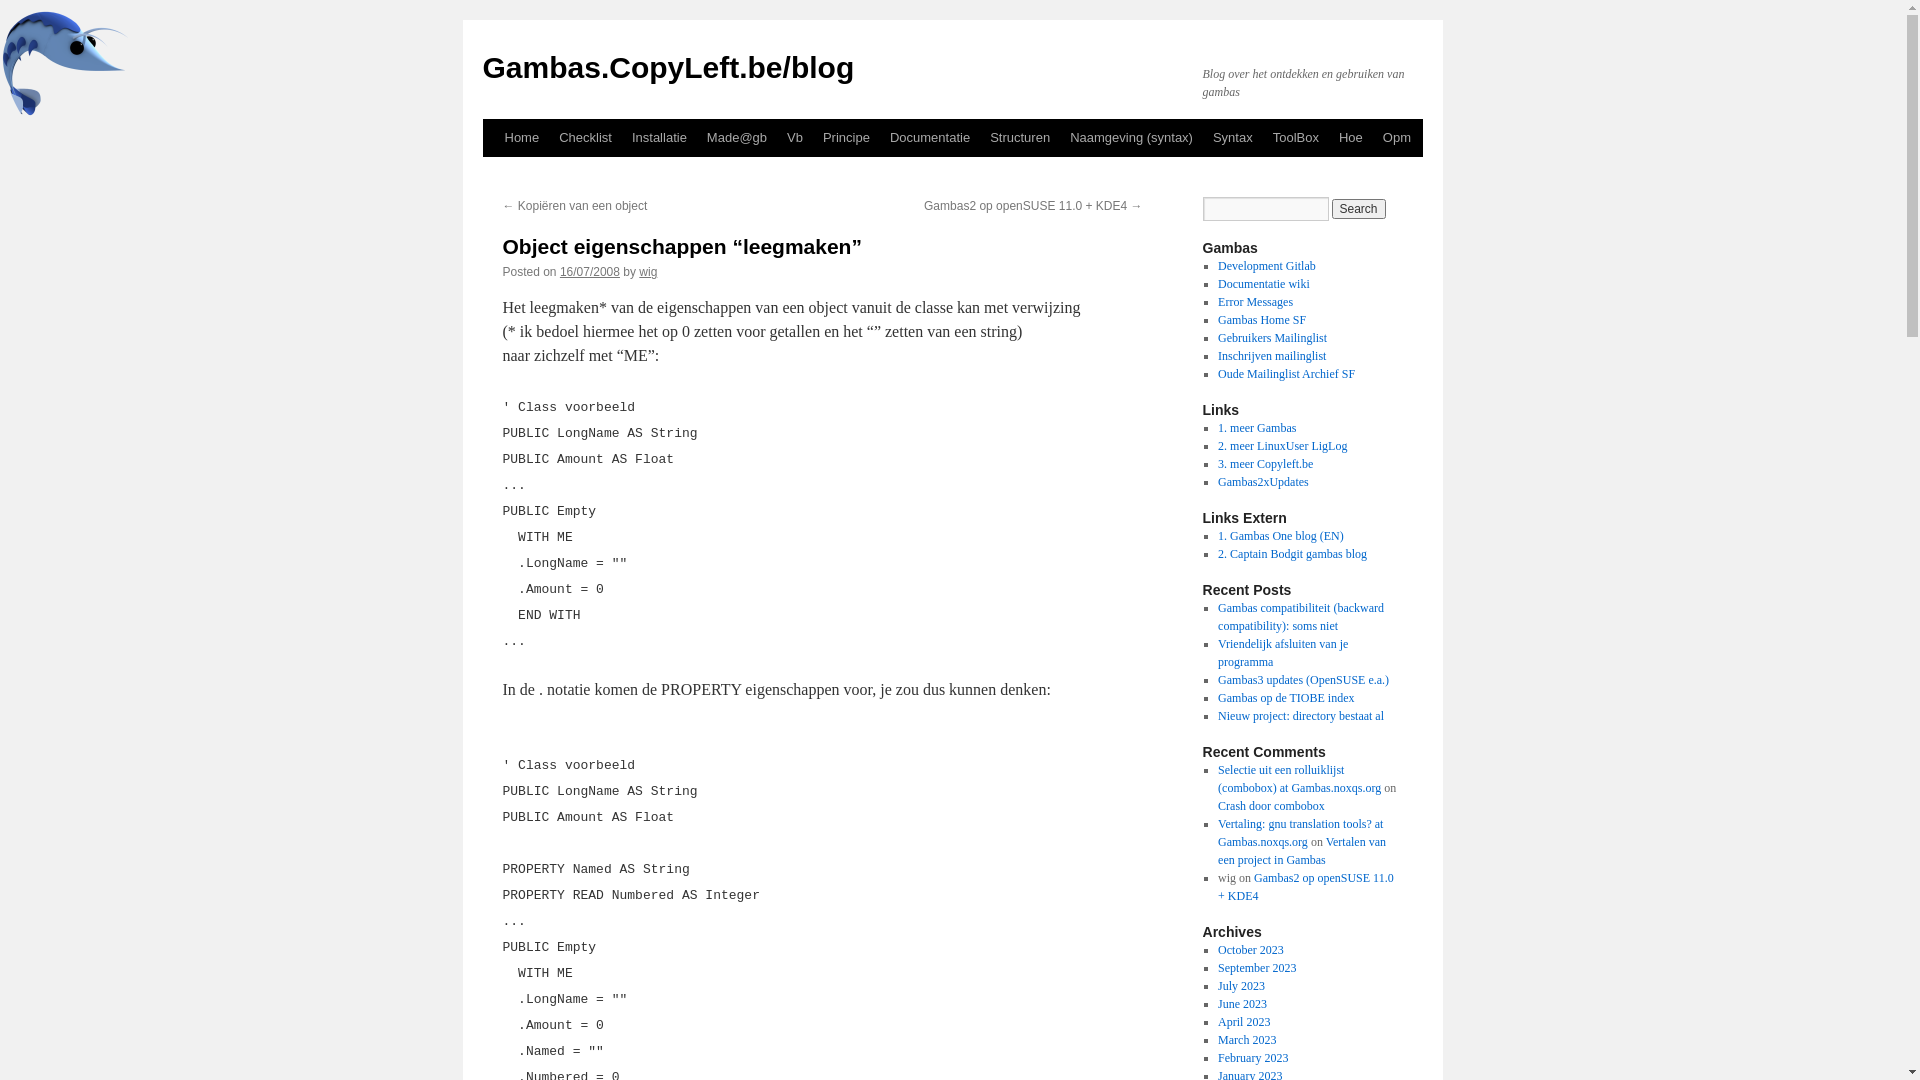  Describe the element at coordinates (1281, 535) in the screenshot. I see `'1. Gambas One blog (EN)'` at that location.